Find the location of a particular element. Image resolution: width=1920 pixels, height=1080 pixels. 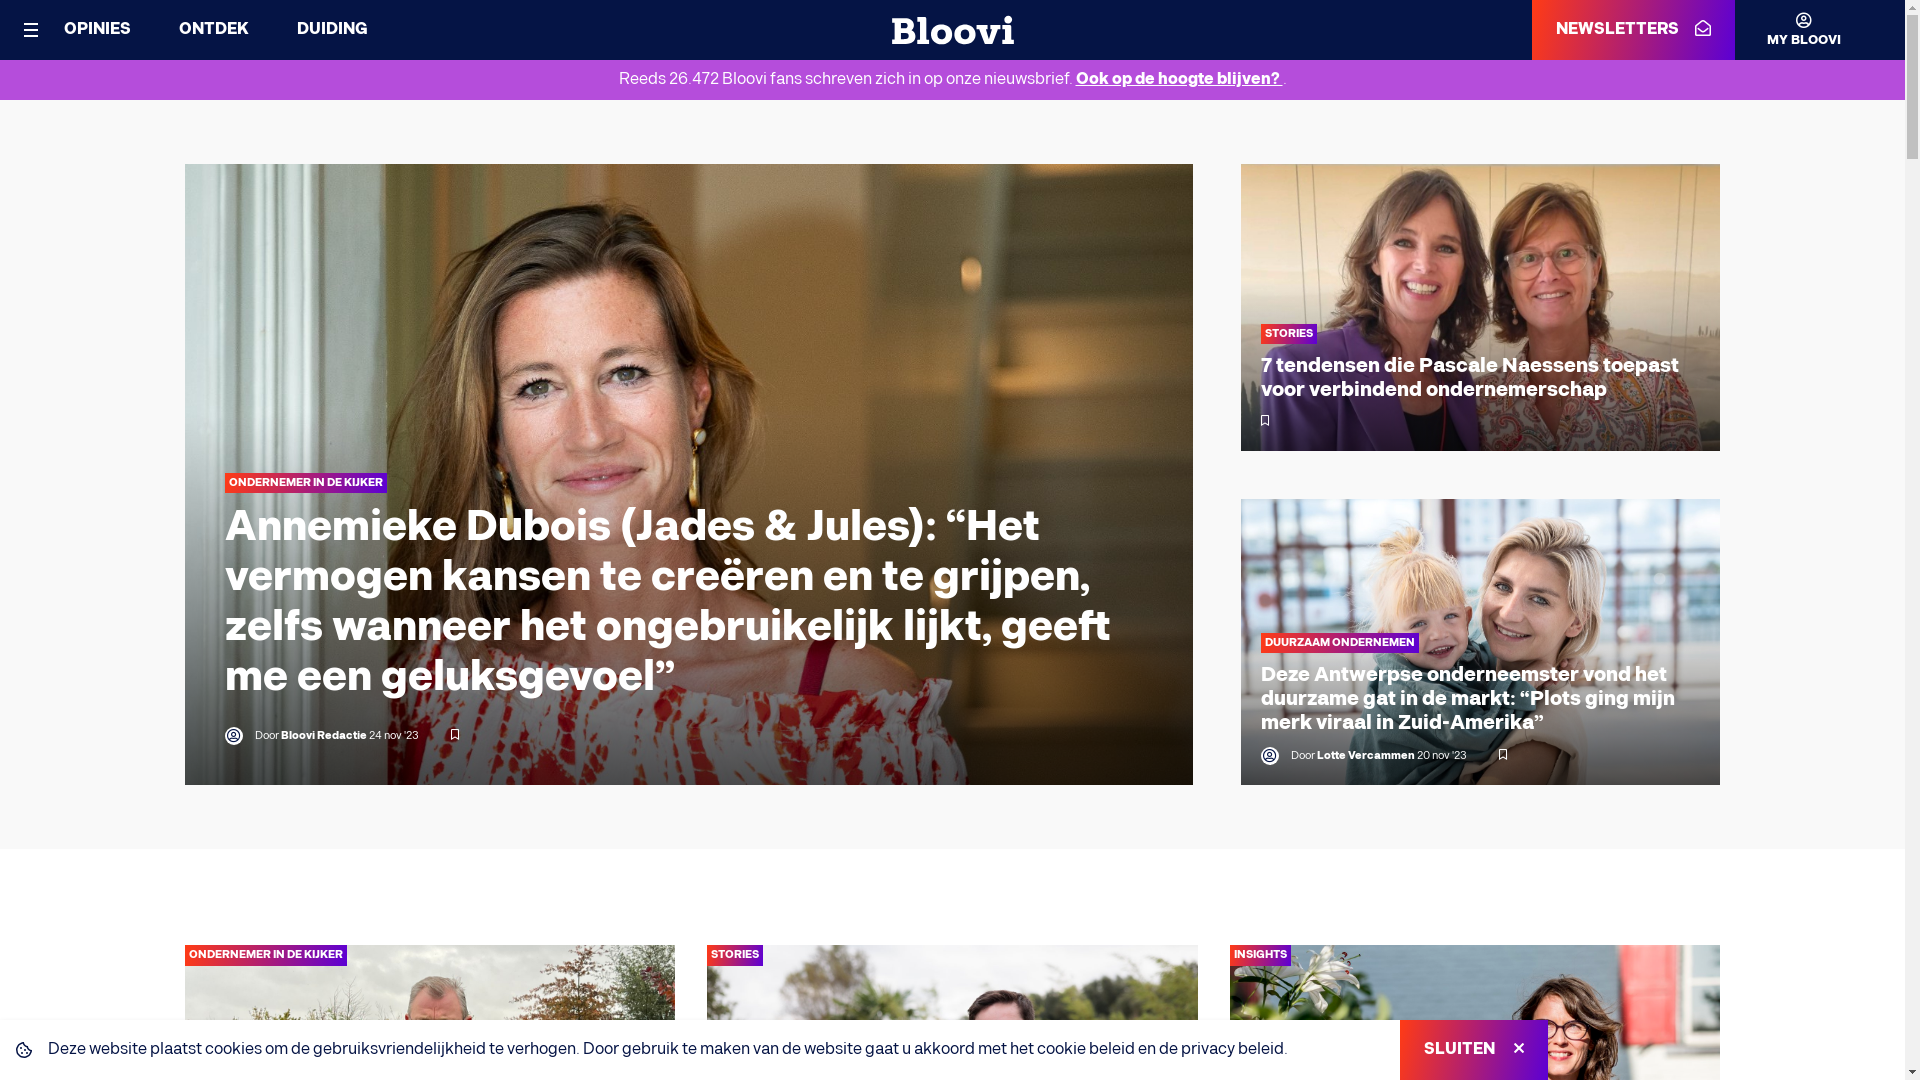

'MY BLOOVI' is located at coordinates (1788, 30).